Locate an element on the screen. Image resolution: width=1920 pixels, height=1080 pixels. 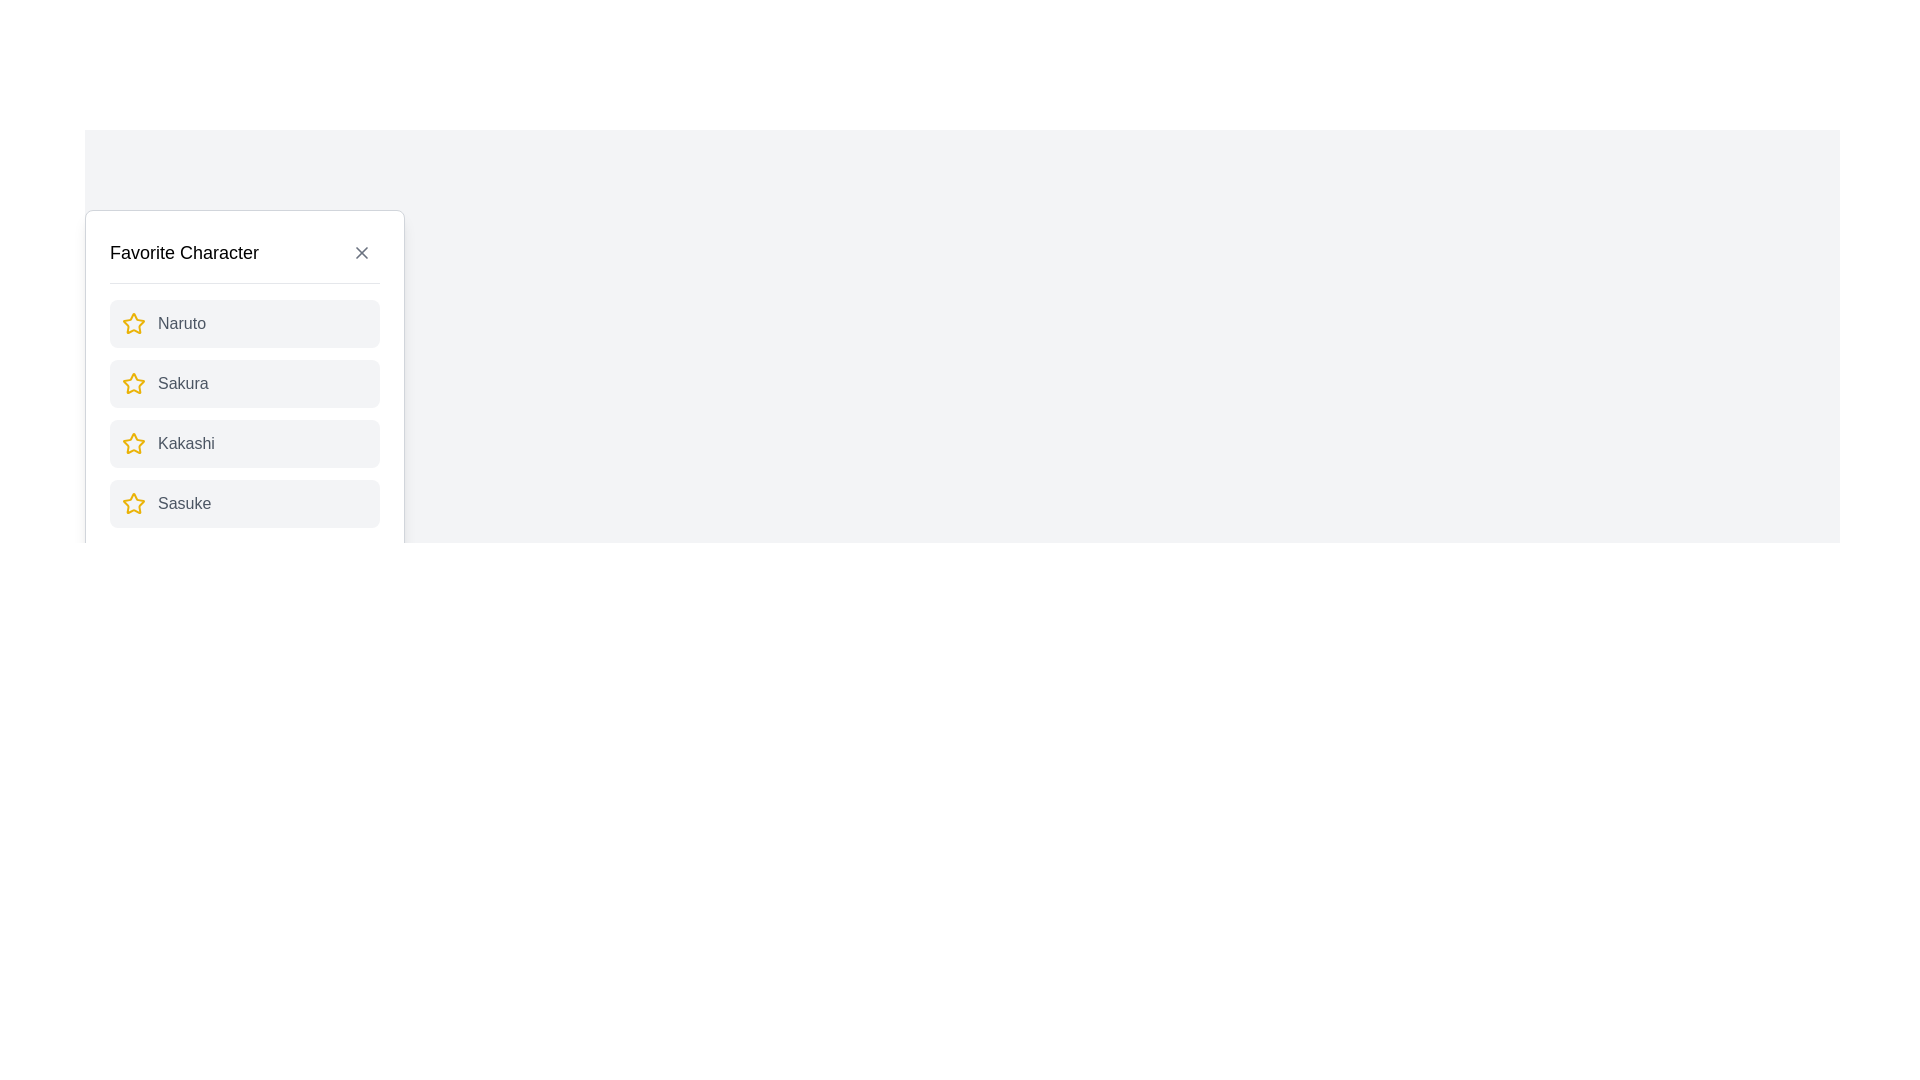
the star icon located to the left of the text label 'Kakashi' in the third list item of the 'Favorite Character' card is located at coordinates (133, 442).